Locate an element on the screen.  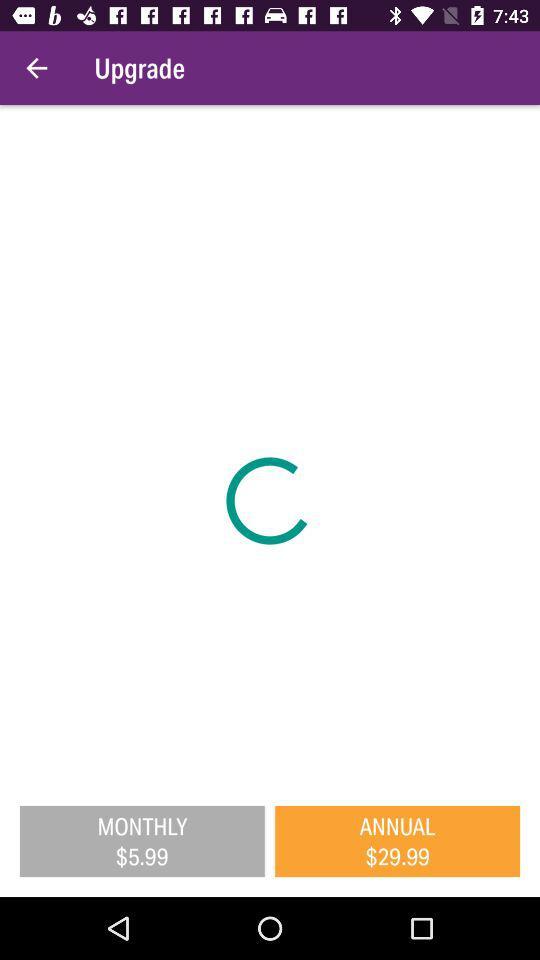
the item next to the monthly is located at coordinates (397, 840).